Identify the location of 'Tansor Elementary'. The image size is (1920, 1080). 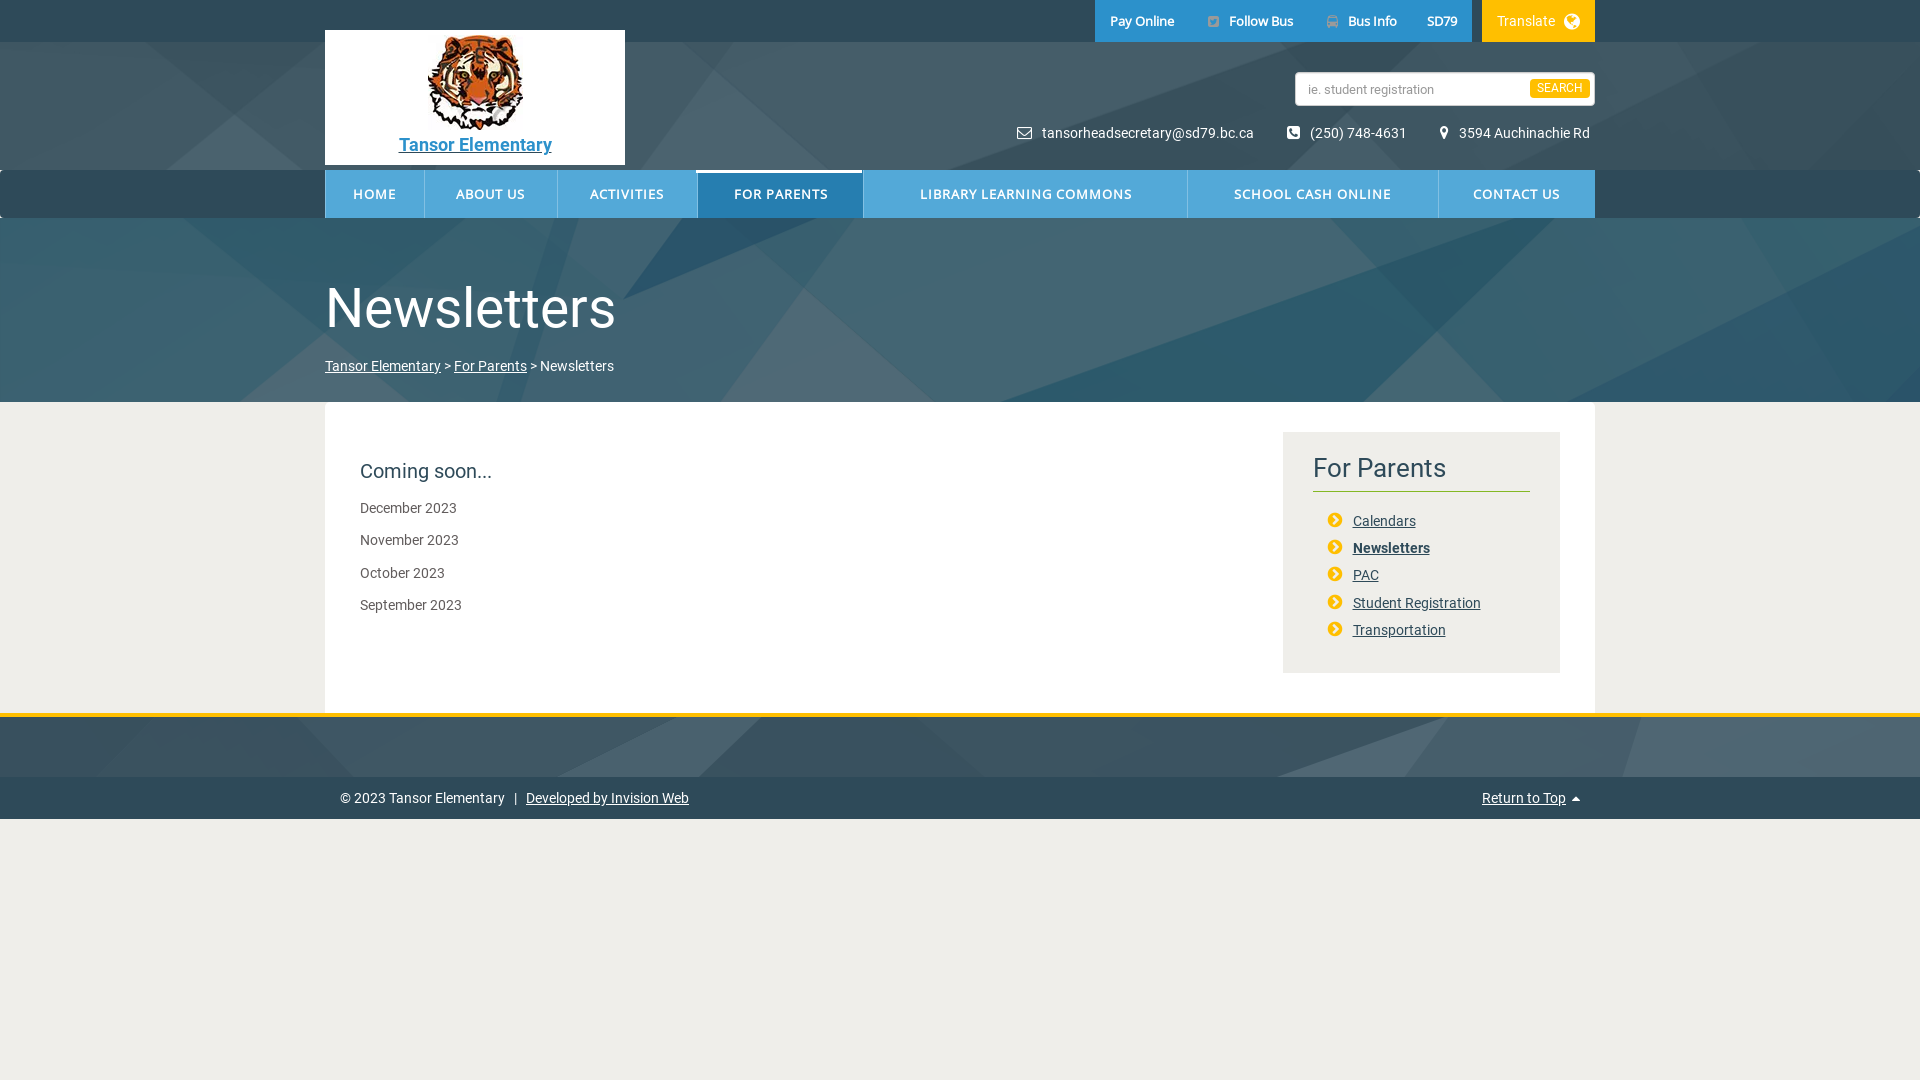
(325, 366).